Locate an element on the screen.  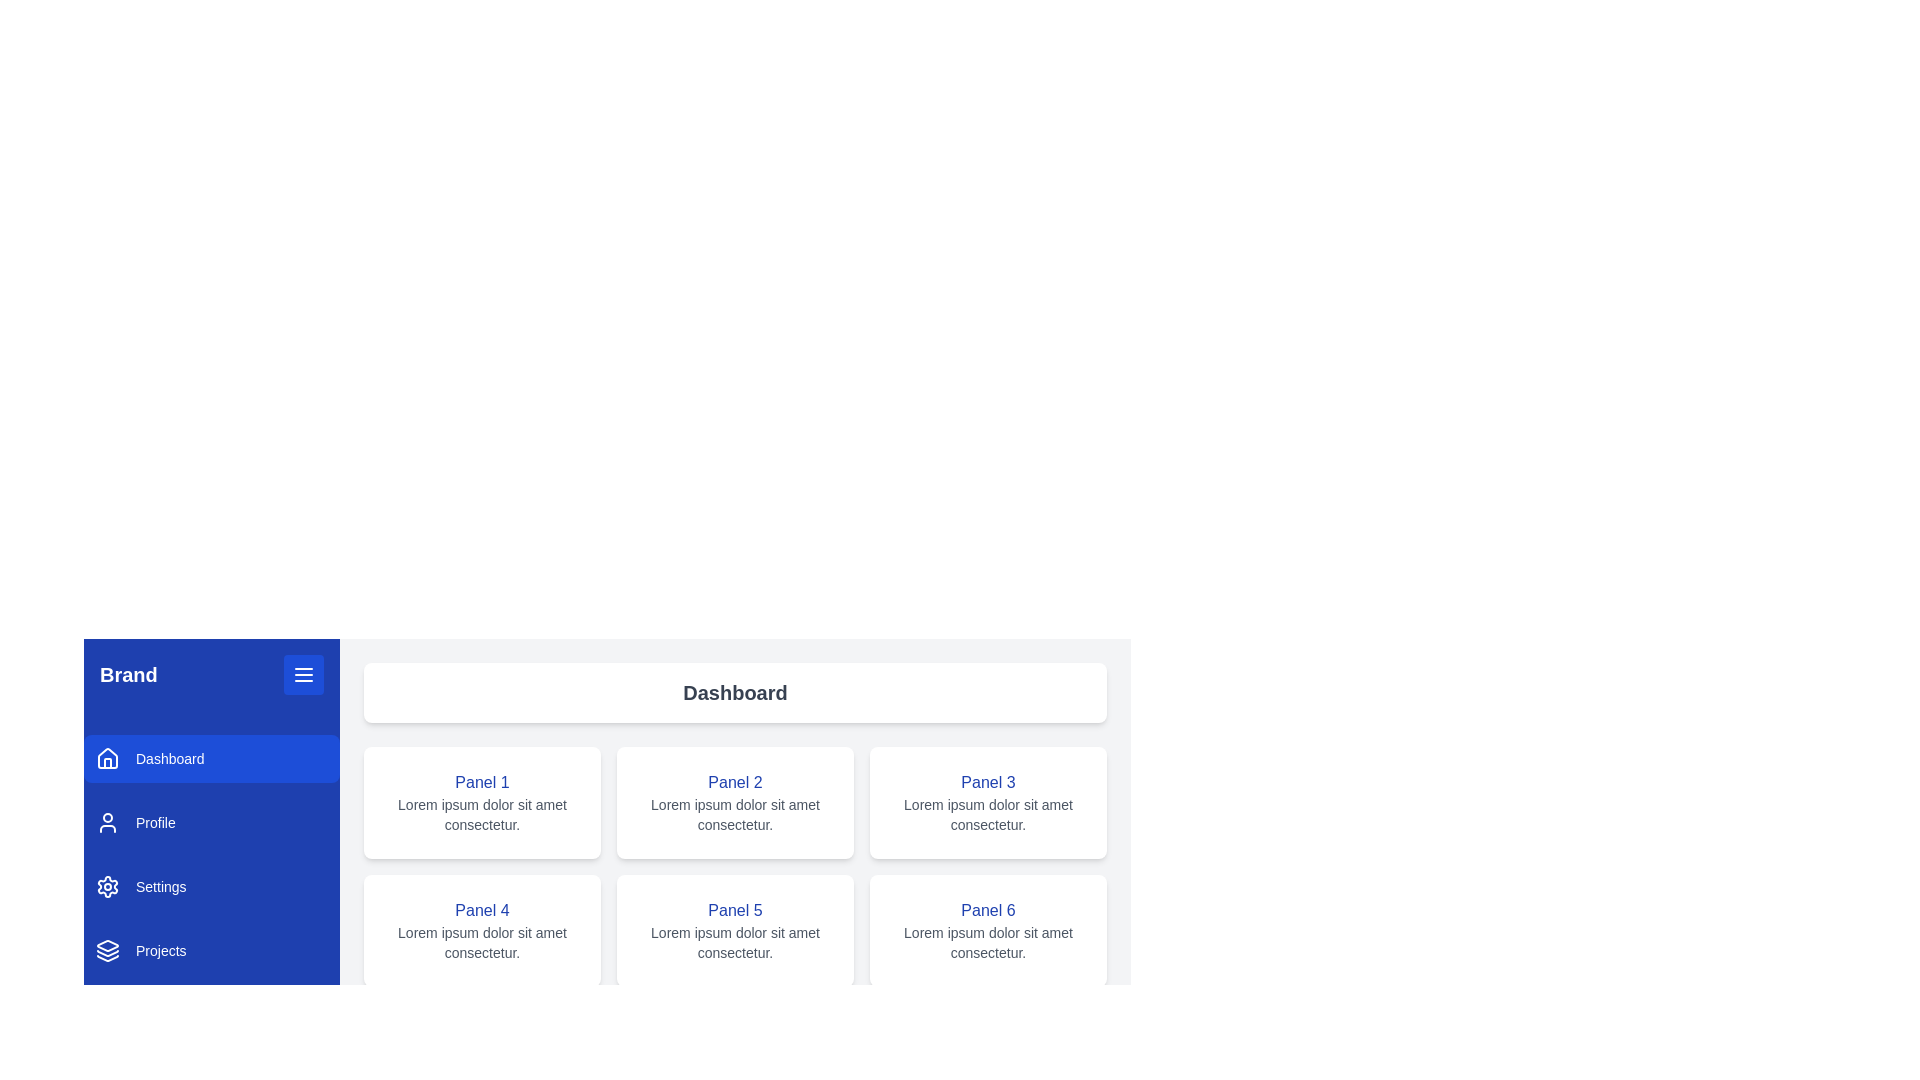
the text label located below the title 'Panel 6' on the 'Panel 6' card in the lower part of the card, positioned at the bottom-right corner of the grid layout is located at coordinates (988, 942).